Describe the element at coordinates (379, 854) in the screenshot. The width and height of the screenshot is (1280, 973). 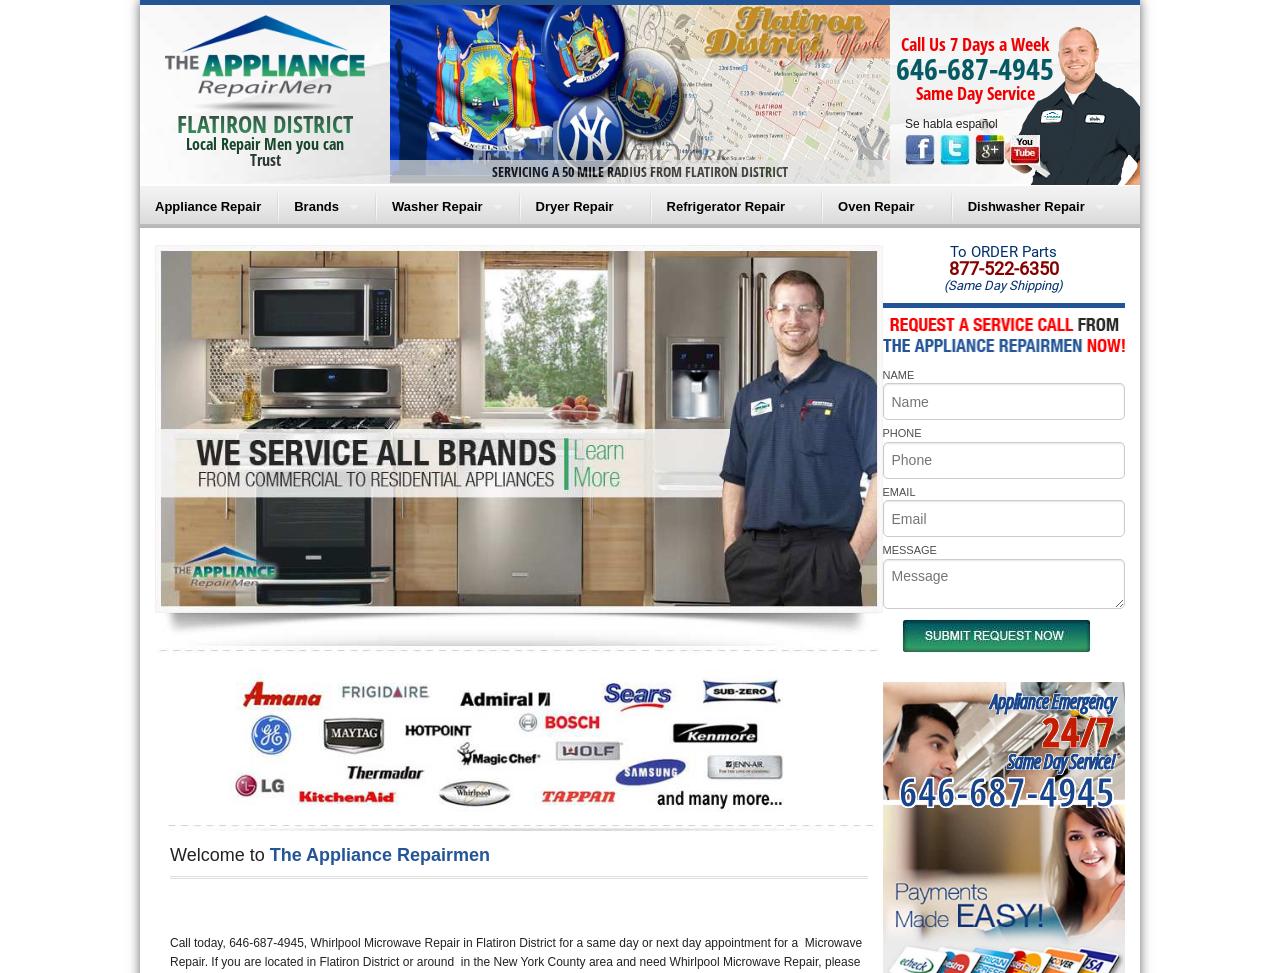
I see `'The Appliance Repairmen'` at that location.